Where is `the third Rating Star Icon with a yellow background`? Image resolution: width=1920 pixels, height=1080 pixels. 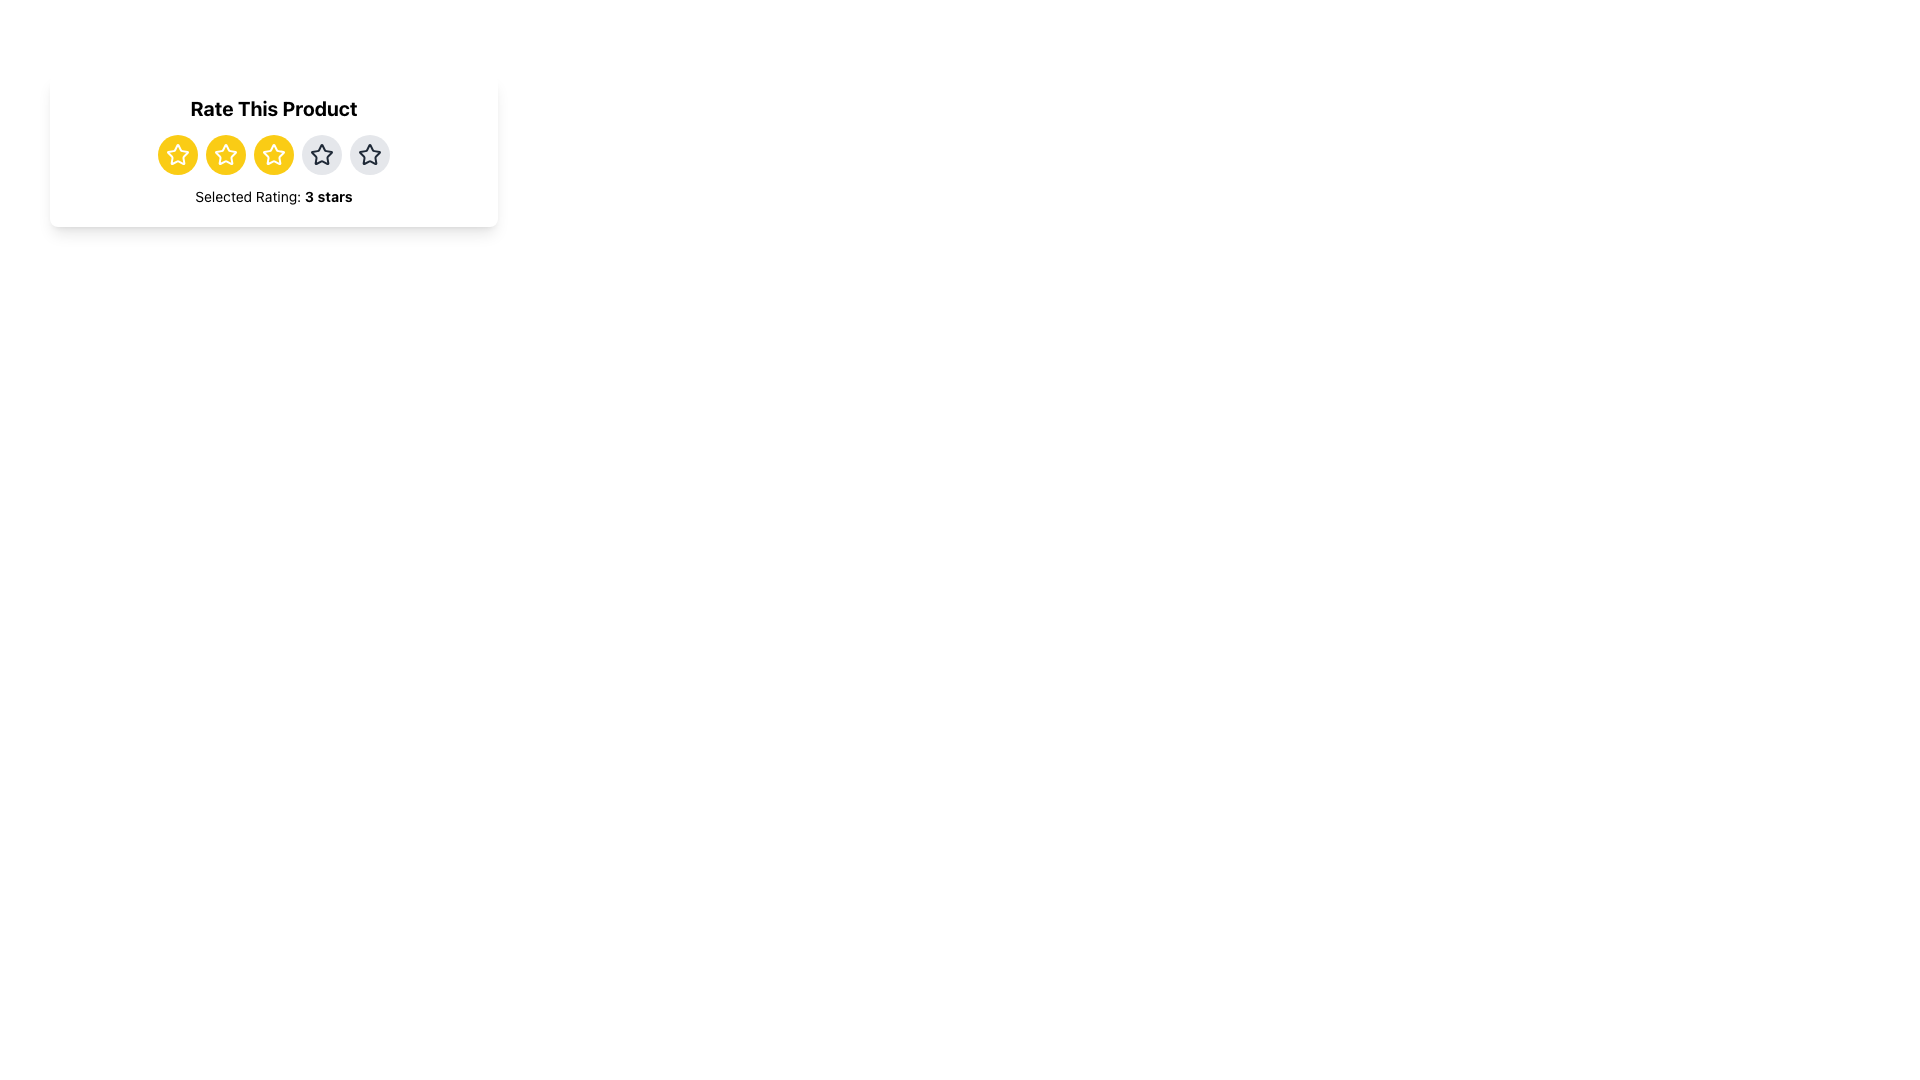 the third Rating Star Icon with a yellow background is located at coordinates (272, 153).